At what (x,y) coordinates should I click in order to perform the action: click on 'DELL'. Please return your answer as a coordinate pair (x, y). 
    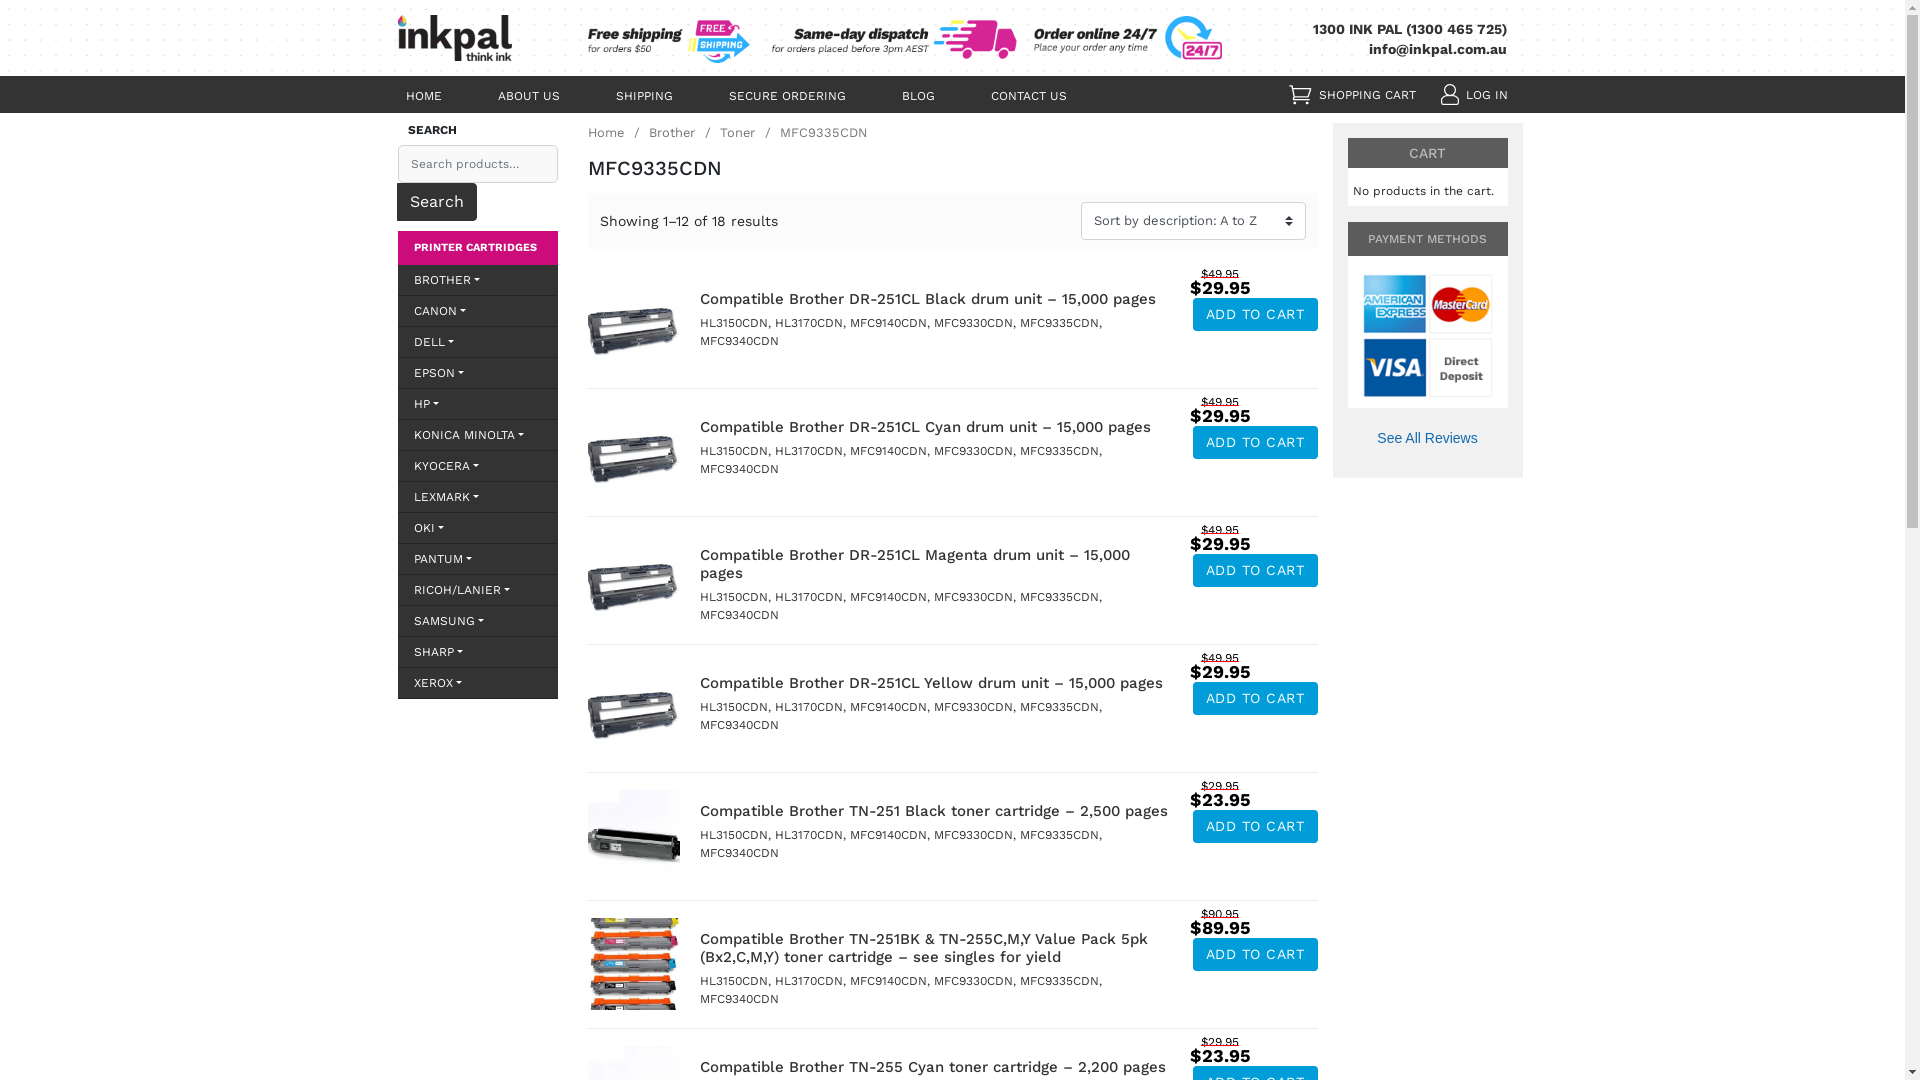
    Looking at the image, I should click on (477, 341).